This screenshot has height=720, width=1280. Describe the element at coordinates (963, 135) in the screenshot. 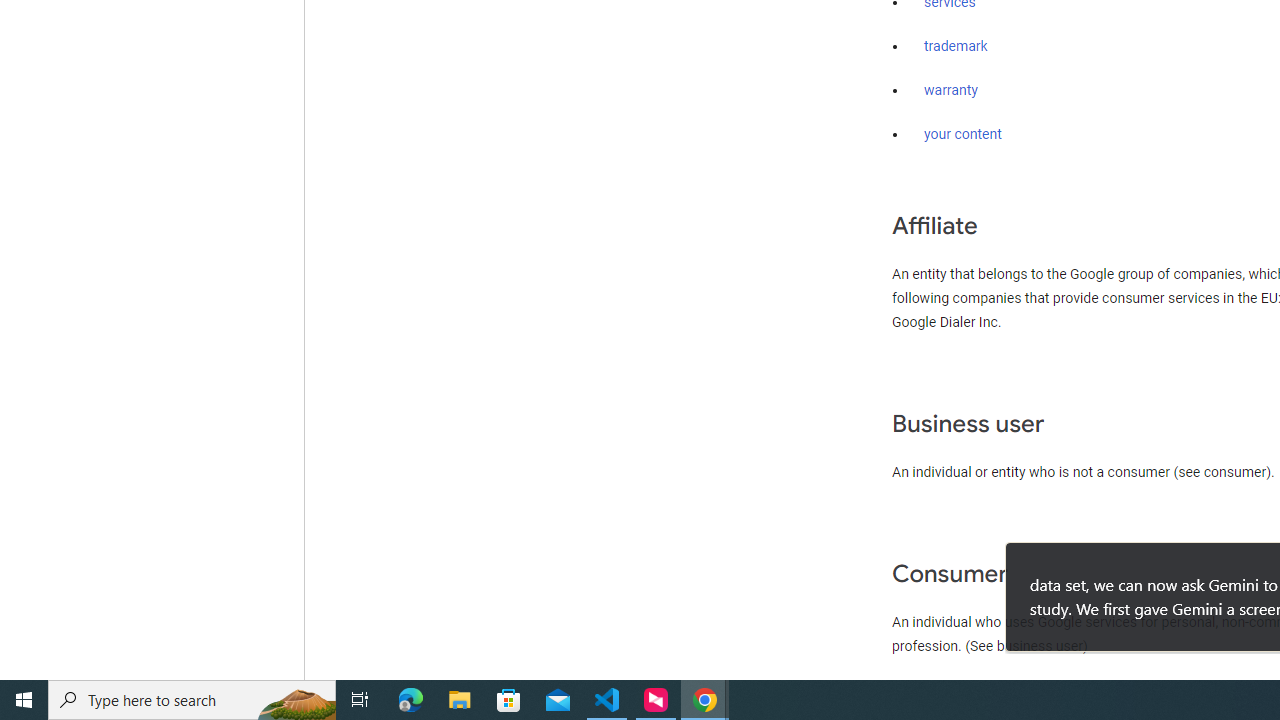

I see `'your content'` at that location.